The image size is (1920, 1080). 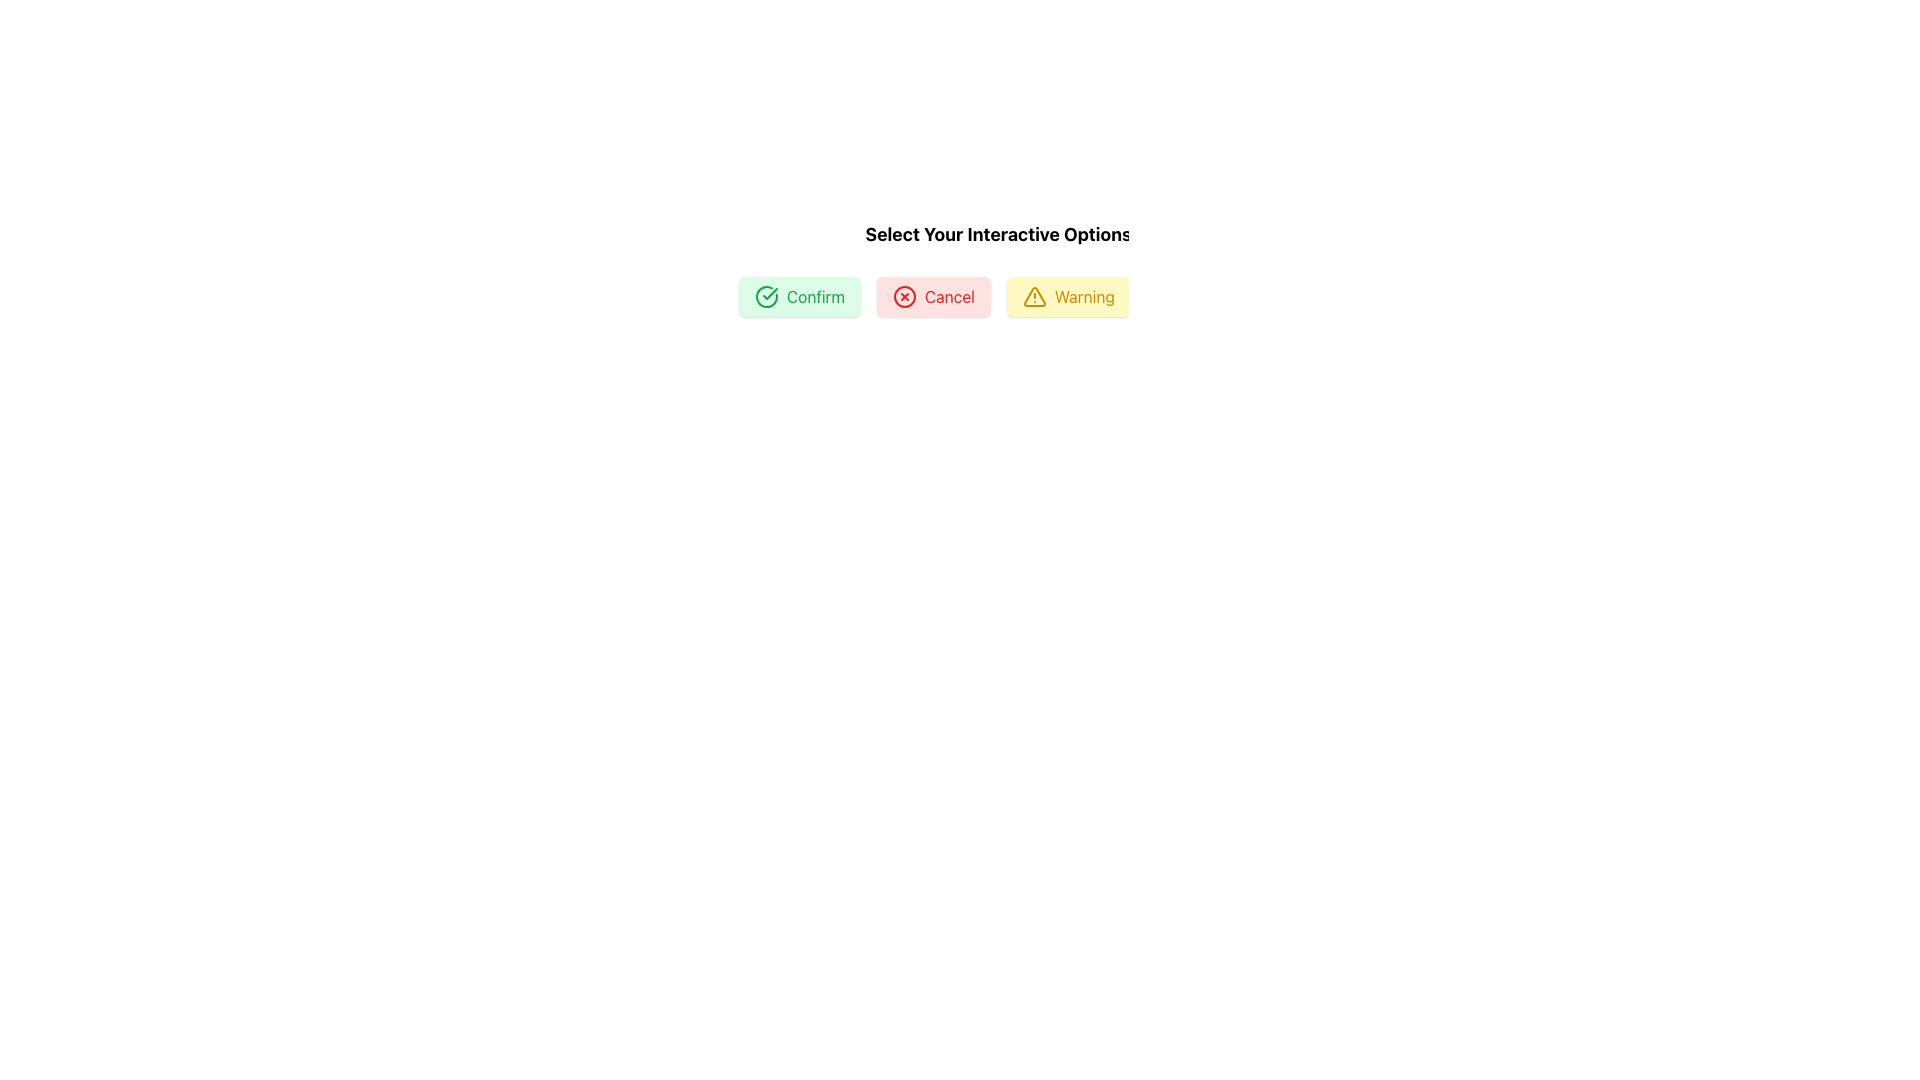 What do you see at coordinates (1001, 234) in the screenshot?
I see `the text label reading 'Select Your Interactive Options:'` at bounding box center [1001, 234].